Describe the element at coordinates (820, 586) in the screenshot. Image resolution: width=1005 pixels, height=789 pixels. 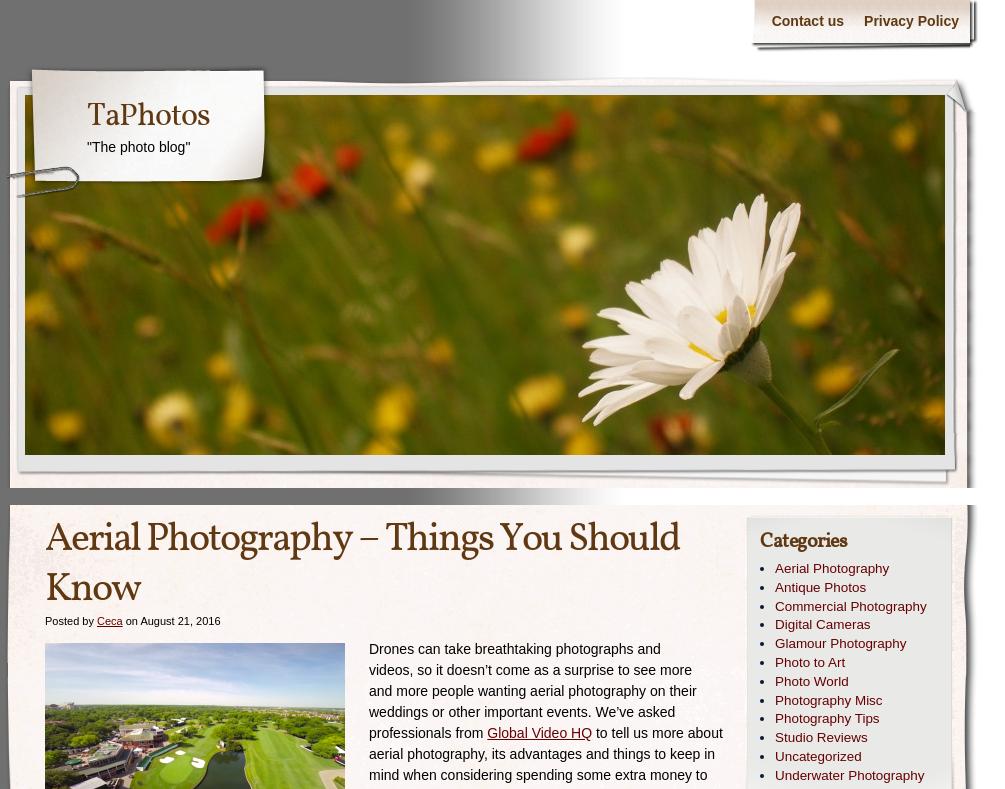
I see `'Antique Photos'` at that location.